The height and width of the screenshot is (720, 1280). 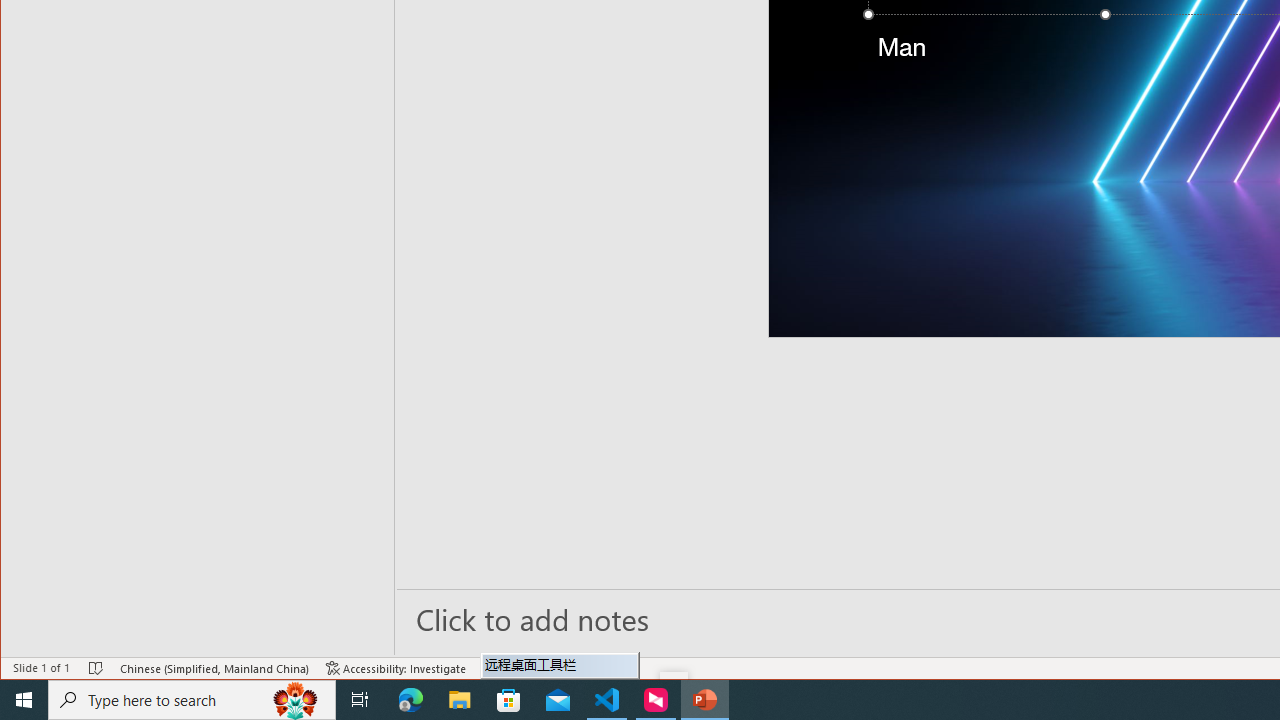 What do you see at coordinates (459, 698) in the screenshot?
I see `'File Explorer'` at bounding box center [459, 698].